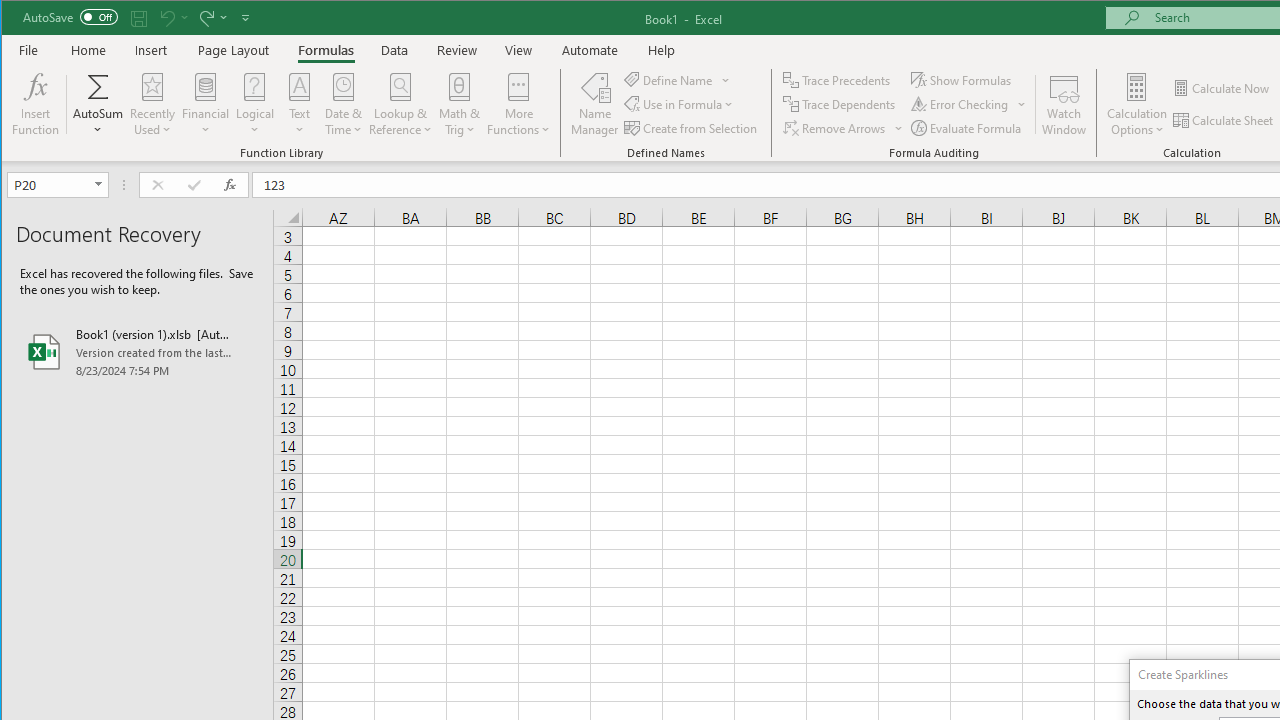  What do you see at coordinates (961, 104) in the screenshot?
I see `'Error Checking...'` at bounding box center [961, 104].